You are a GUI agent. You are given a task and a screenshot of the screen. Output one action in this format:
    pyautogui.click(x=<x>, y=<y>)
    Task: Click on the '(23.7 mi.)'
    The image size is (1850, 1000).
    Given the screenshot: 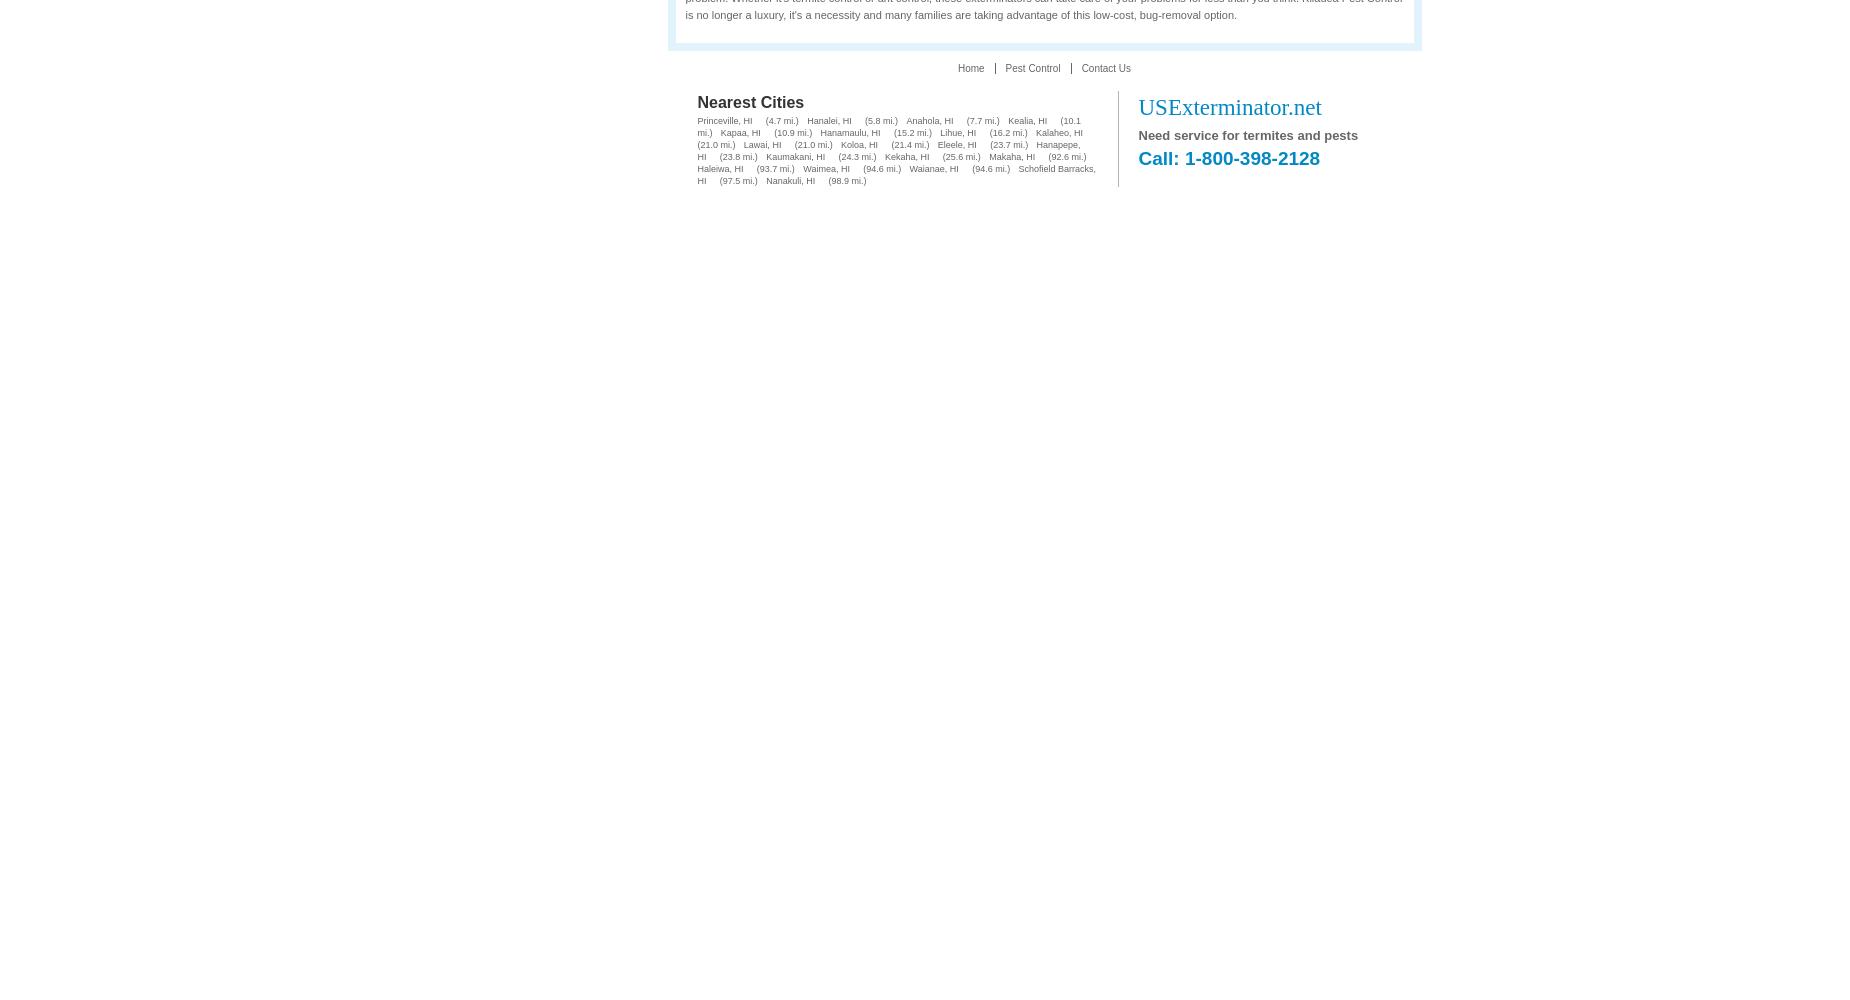 What is the action you would take?
    pyautogui.click(x=1007, y=145)
    